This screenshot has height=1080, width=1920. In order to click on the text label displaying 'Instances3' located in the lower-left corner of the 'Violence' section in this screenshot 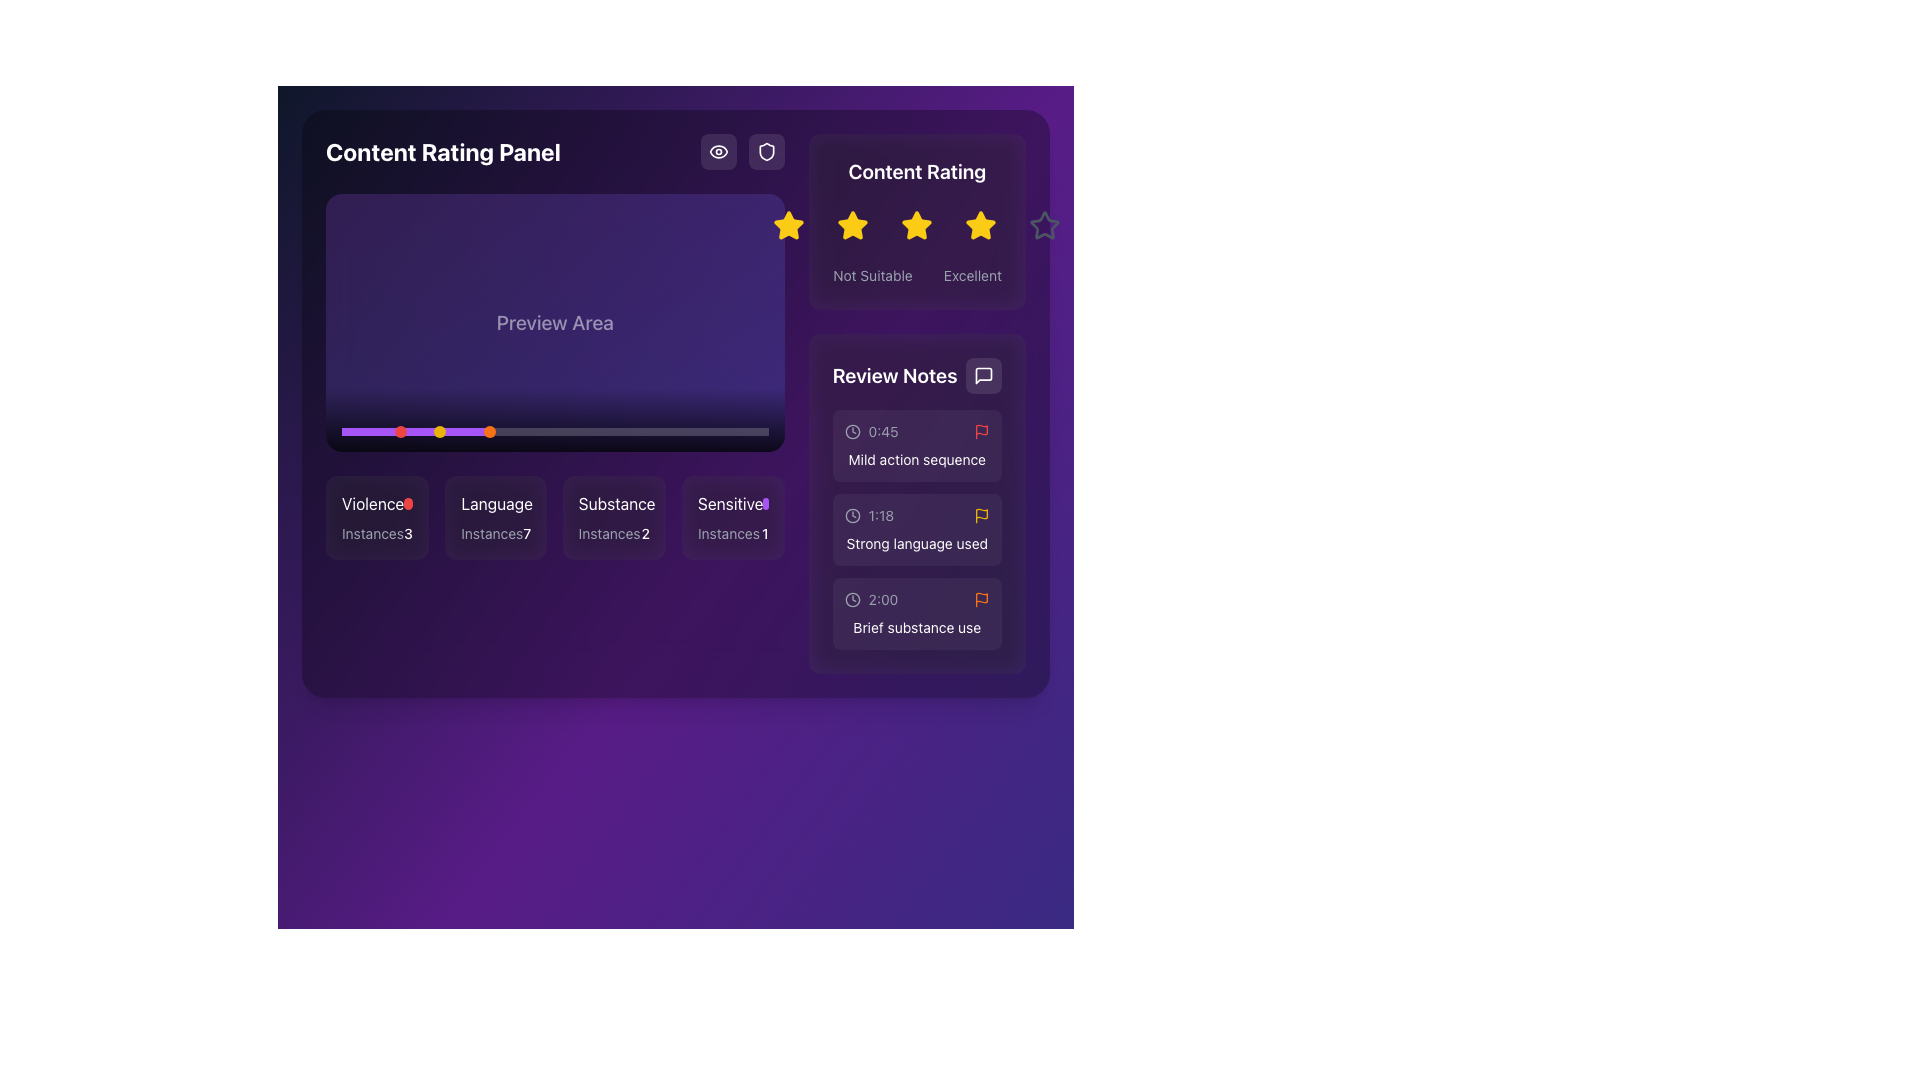, I will do `click(377, 532)`.